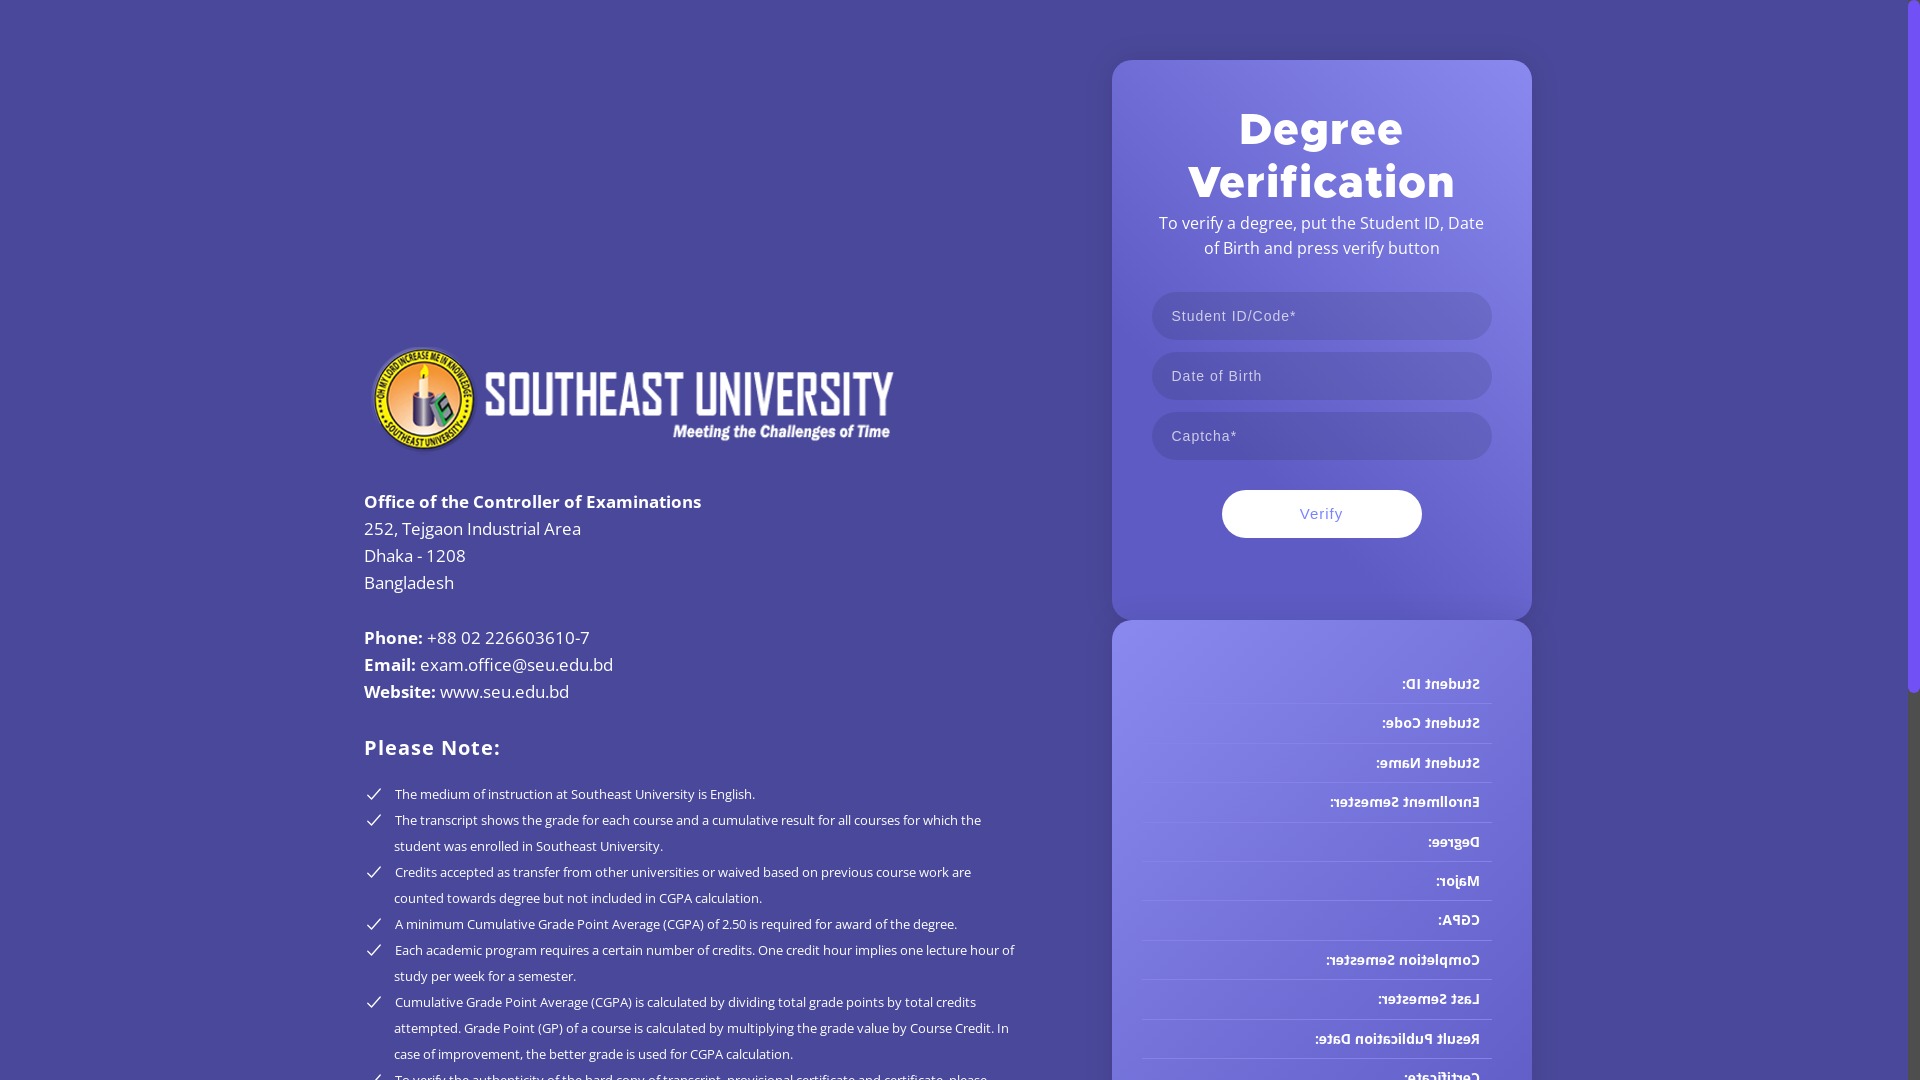 The image size is (1920, 1080). Describe the element at coordinates (1321, 512) in the screenshot. I see `'Verify'` at that location.